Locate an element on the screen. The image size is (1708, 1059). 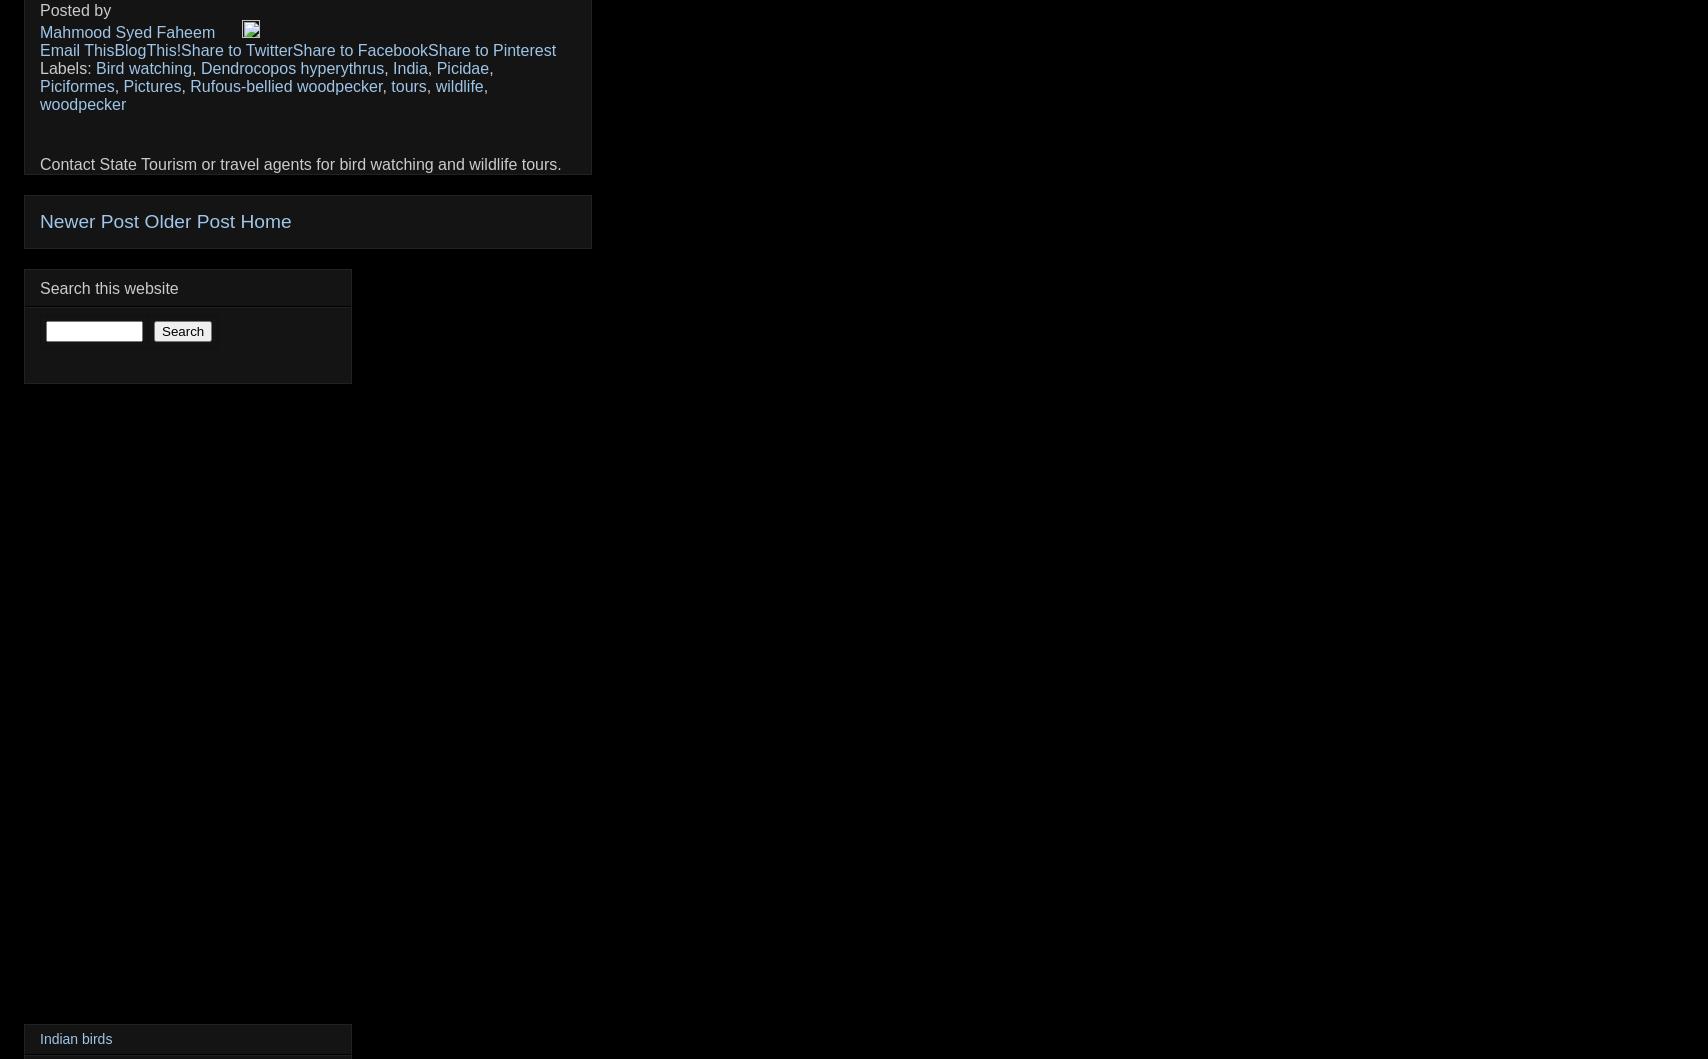
'Labels:' is located at coordinates (67, 68).